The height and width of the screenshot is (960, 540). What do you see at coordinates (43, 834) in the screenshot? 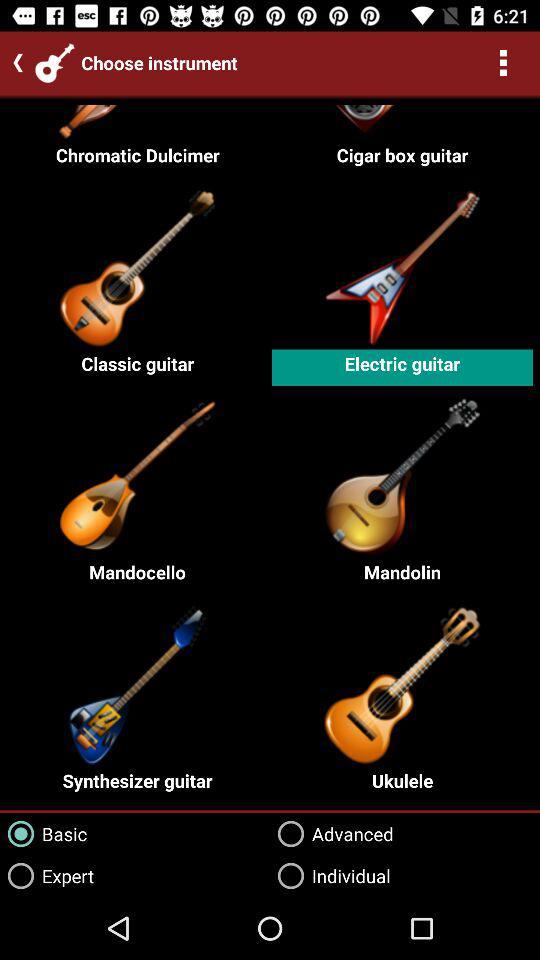
I see `the item to the left of advanced icon` at bounding box center [43, 834].